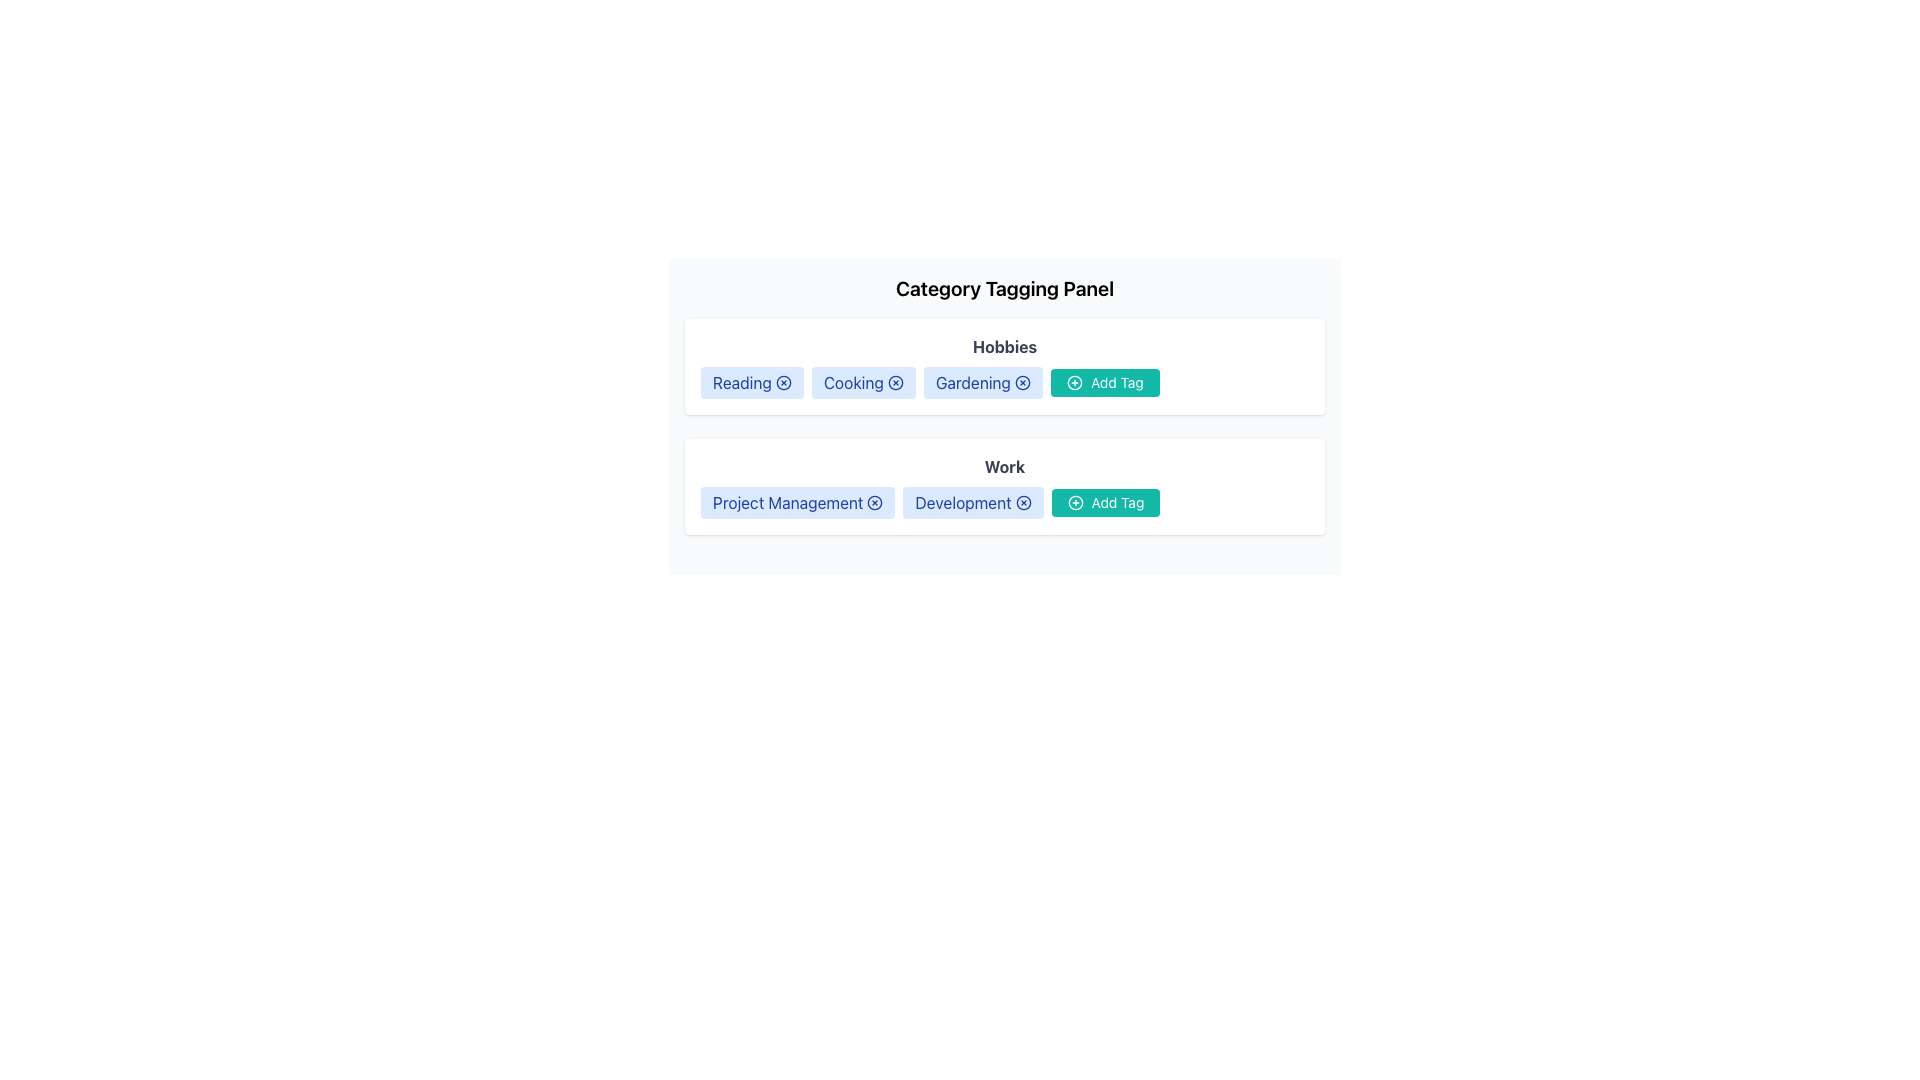  Describe the element at coordinates (1074, 382) in the screenshot. I see `the addition icon located to the left of the 'Add Tag' button` at that location.